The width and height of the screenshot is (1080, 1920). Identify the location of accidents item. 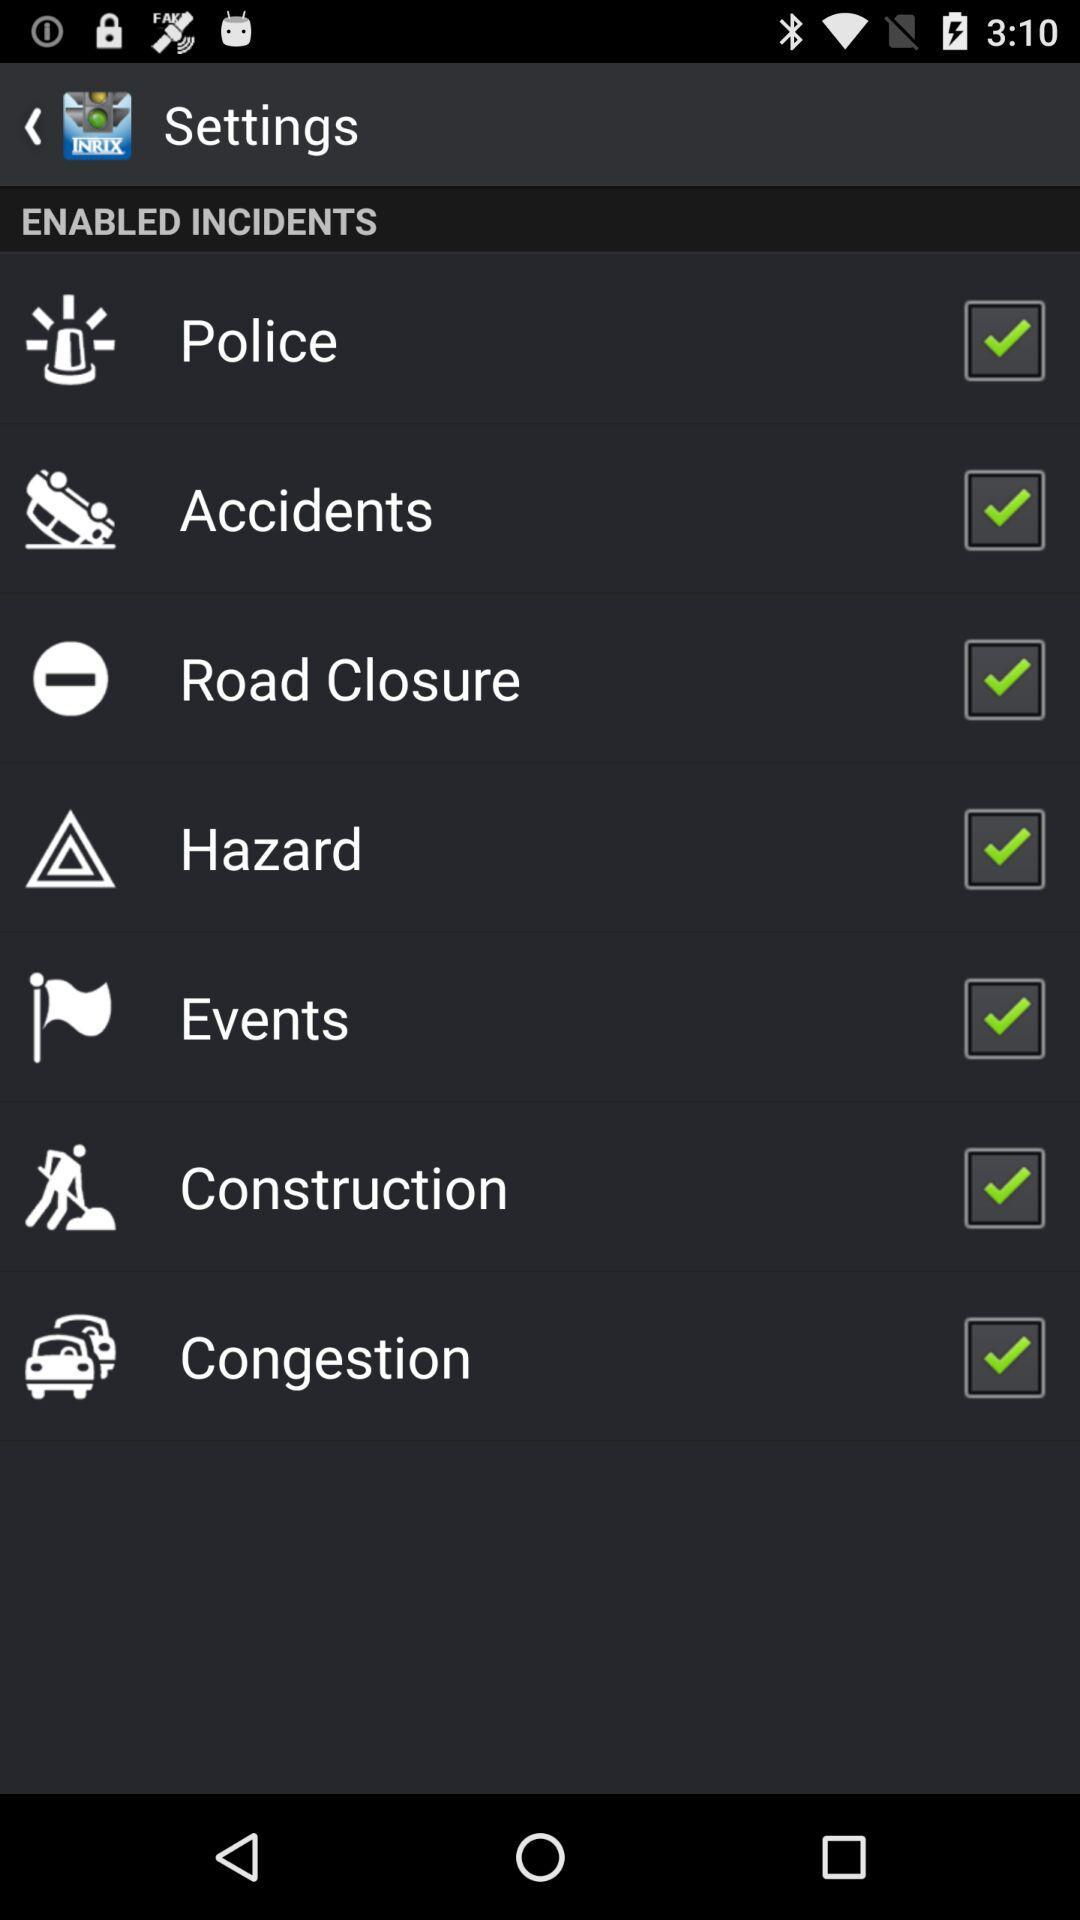
(306, 508).